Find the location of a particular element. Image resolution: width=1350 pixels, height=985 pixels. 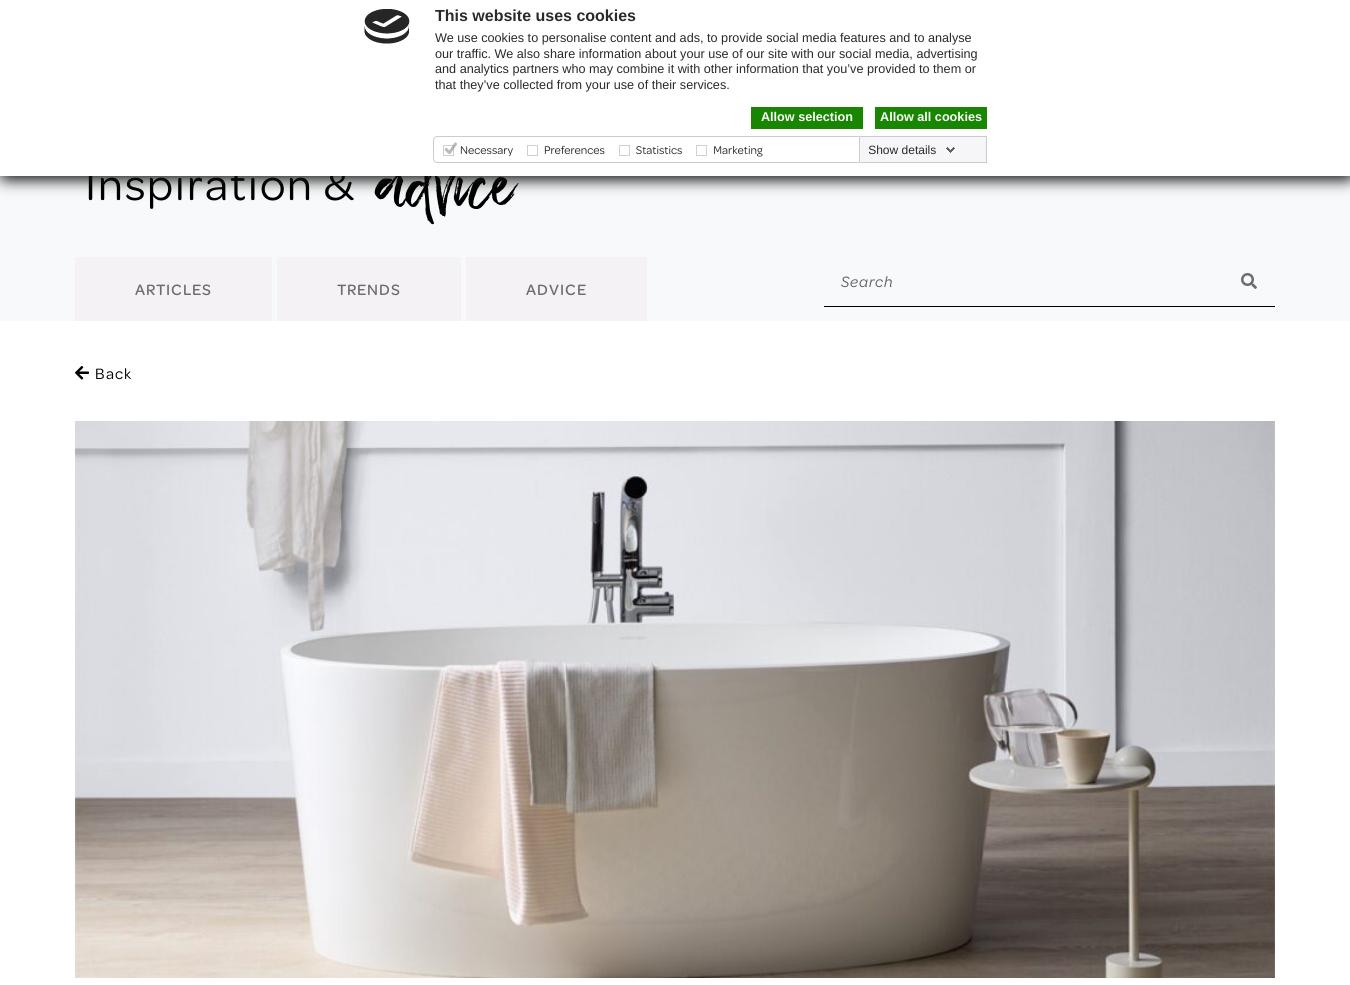

'Back' is located at coordinates (94, 373).